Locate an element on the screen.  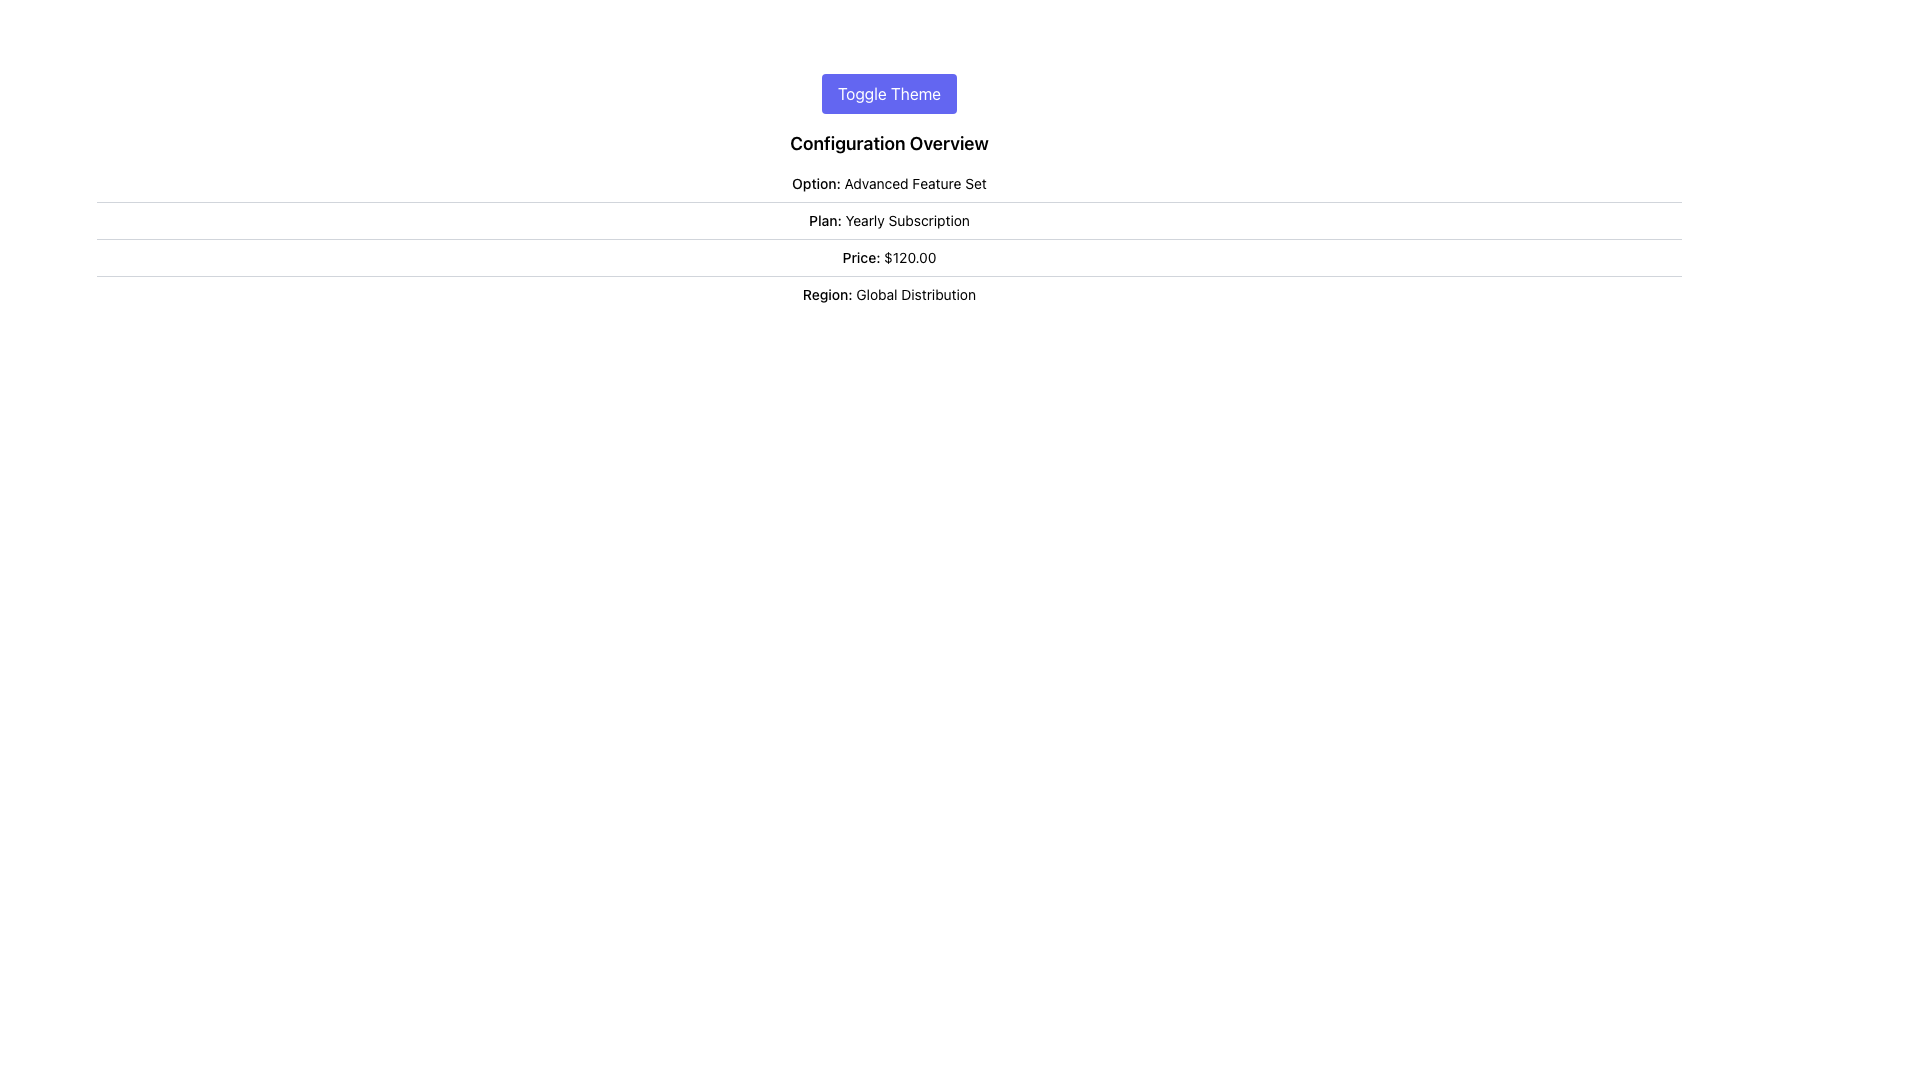
the label indicating the 'Region' parameter, which is positioned to the left of the 'Global Distribution' label in the lower part of the configuration interface is located at coordinates (829, 294).